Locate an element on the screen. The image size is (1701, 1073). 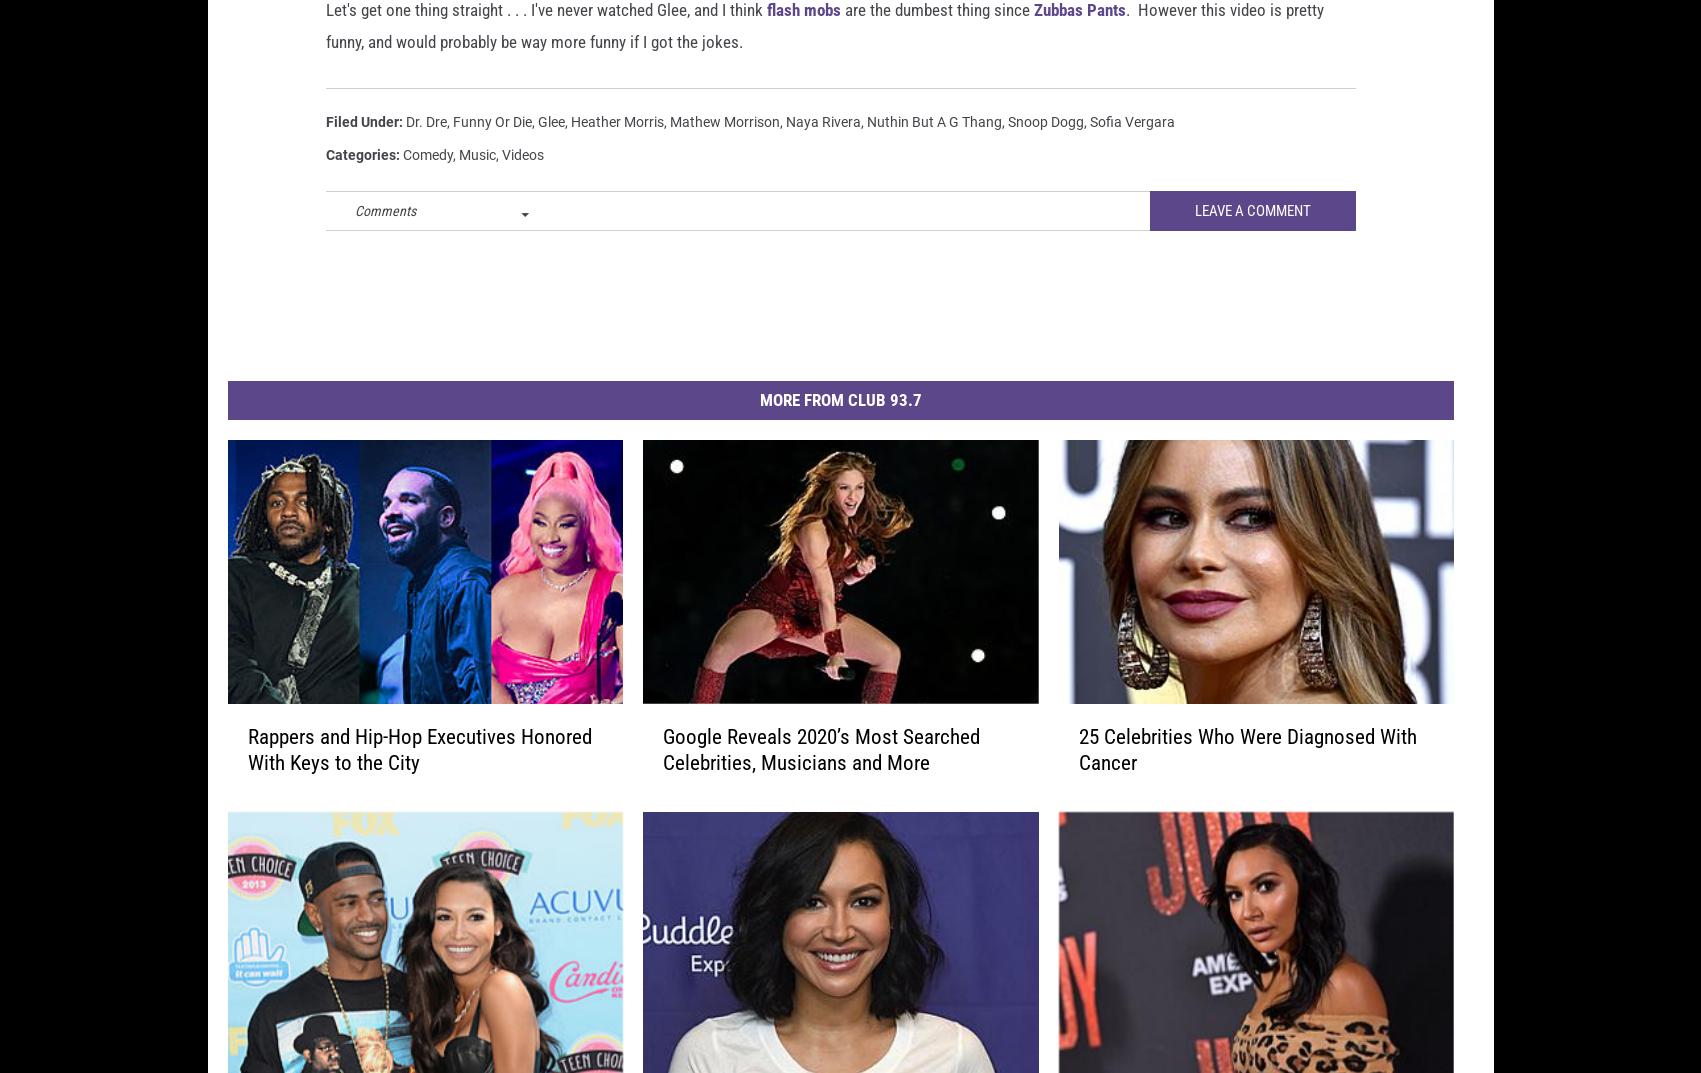
'Videos' is located at coordinates (522, 187).